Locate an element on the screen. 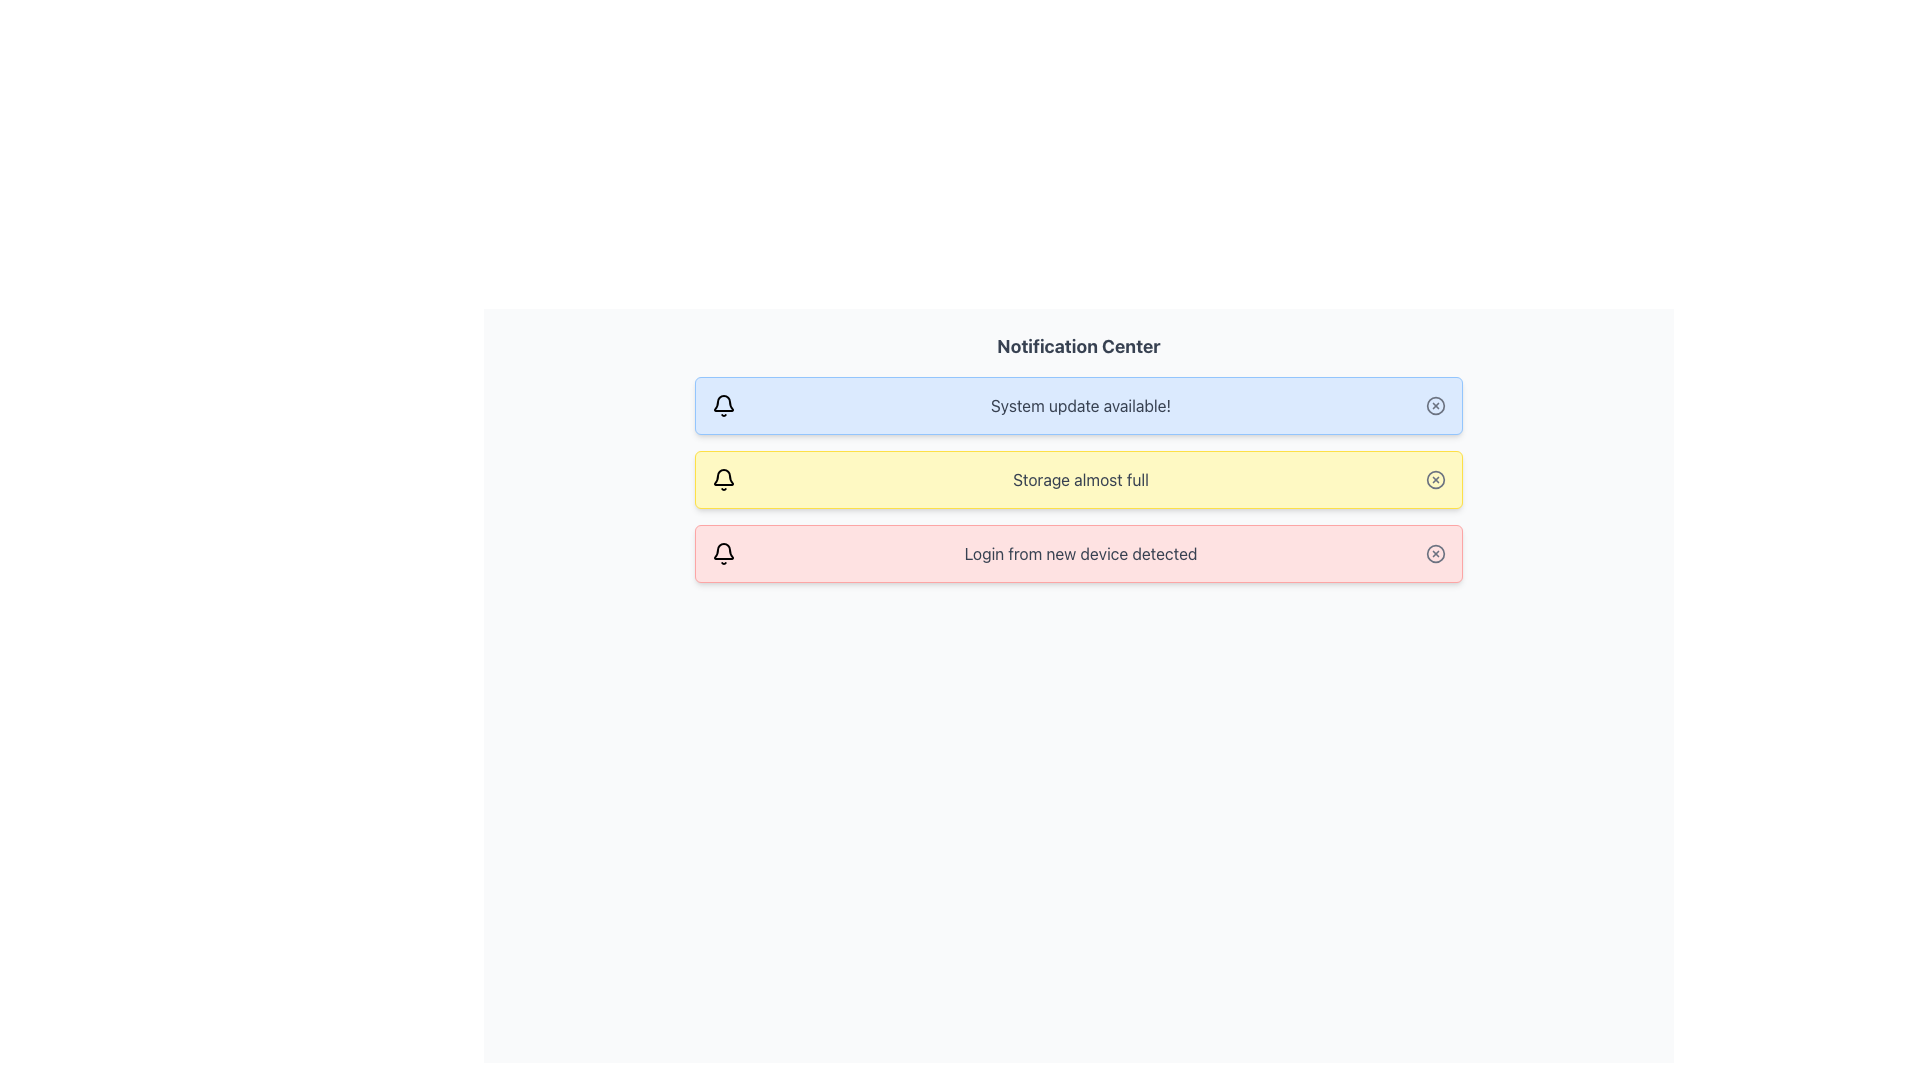 This screenshot has width=1920, height=1080. the leftmost notification icon in the third row, which is encased by a red-colored bar, to acknowledge the notification is located at coordinates (723, 551).